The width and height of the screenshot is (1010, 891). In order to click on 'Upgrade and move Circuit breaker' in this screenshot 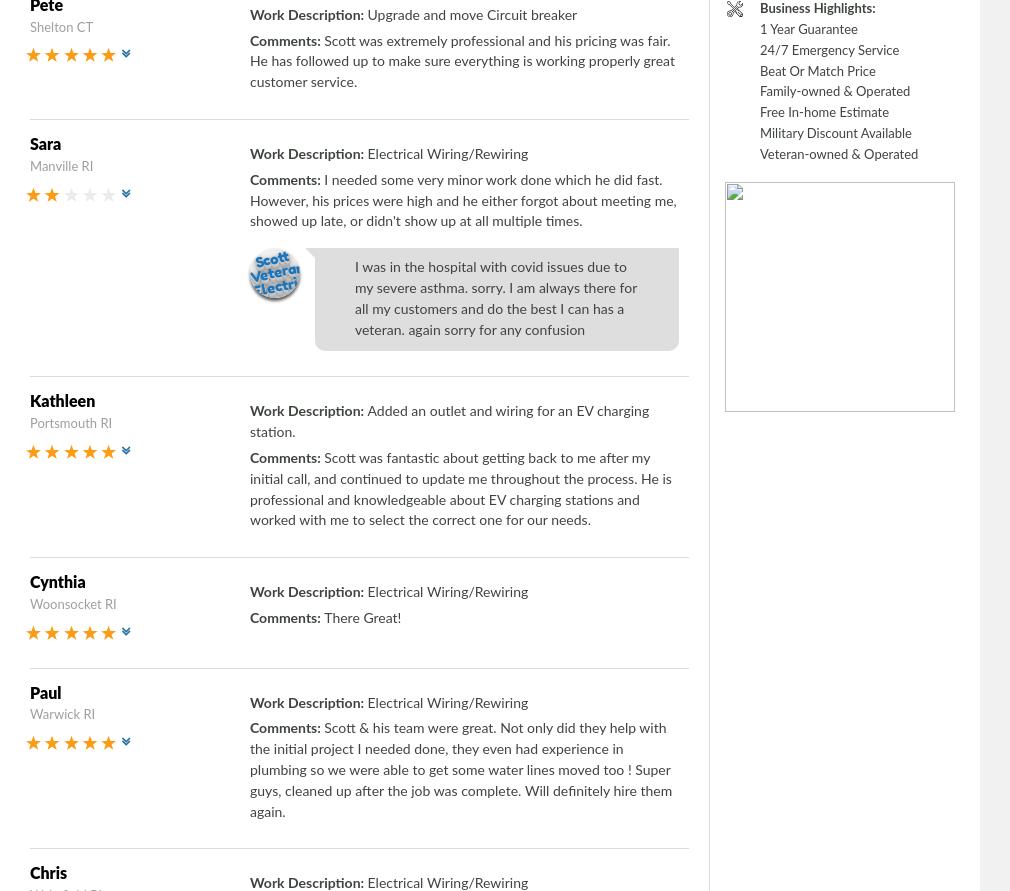, I will do `click(471, 14)`.